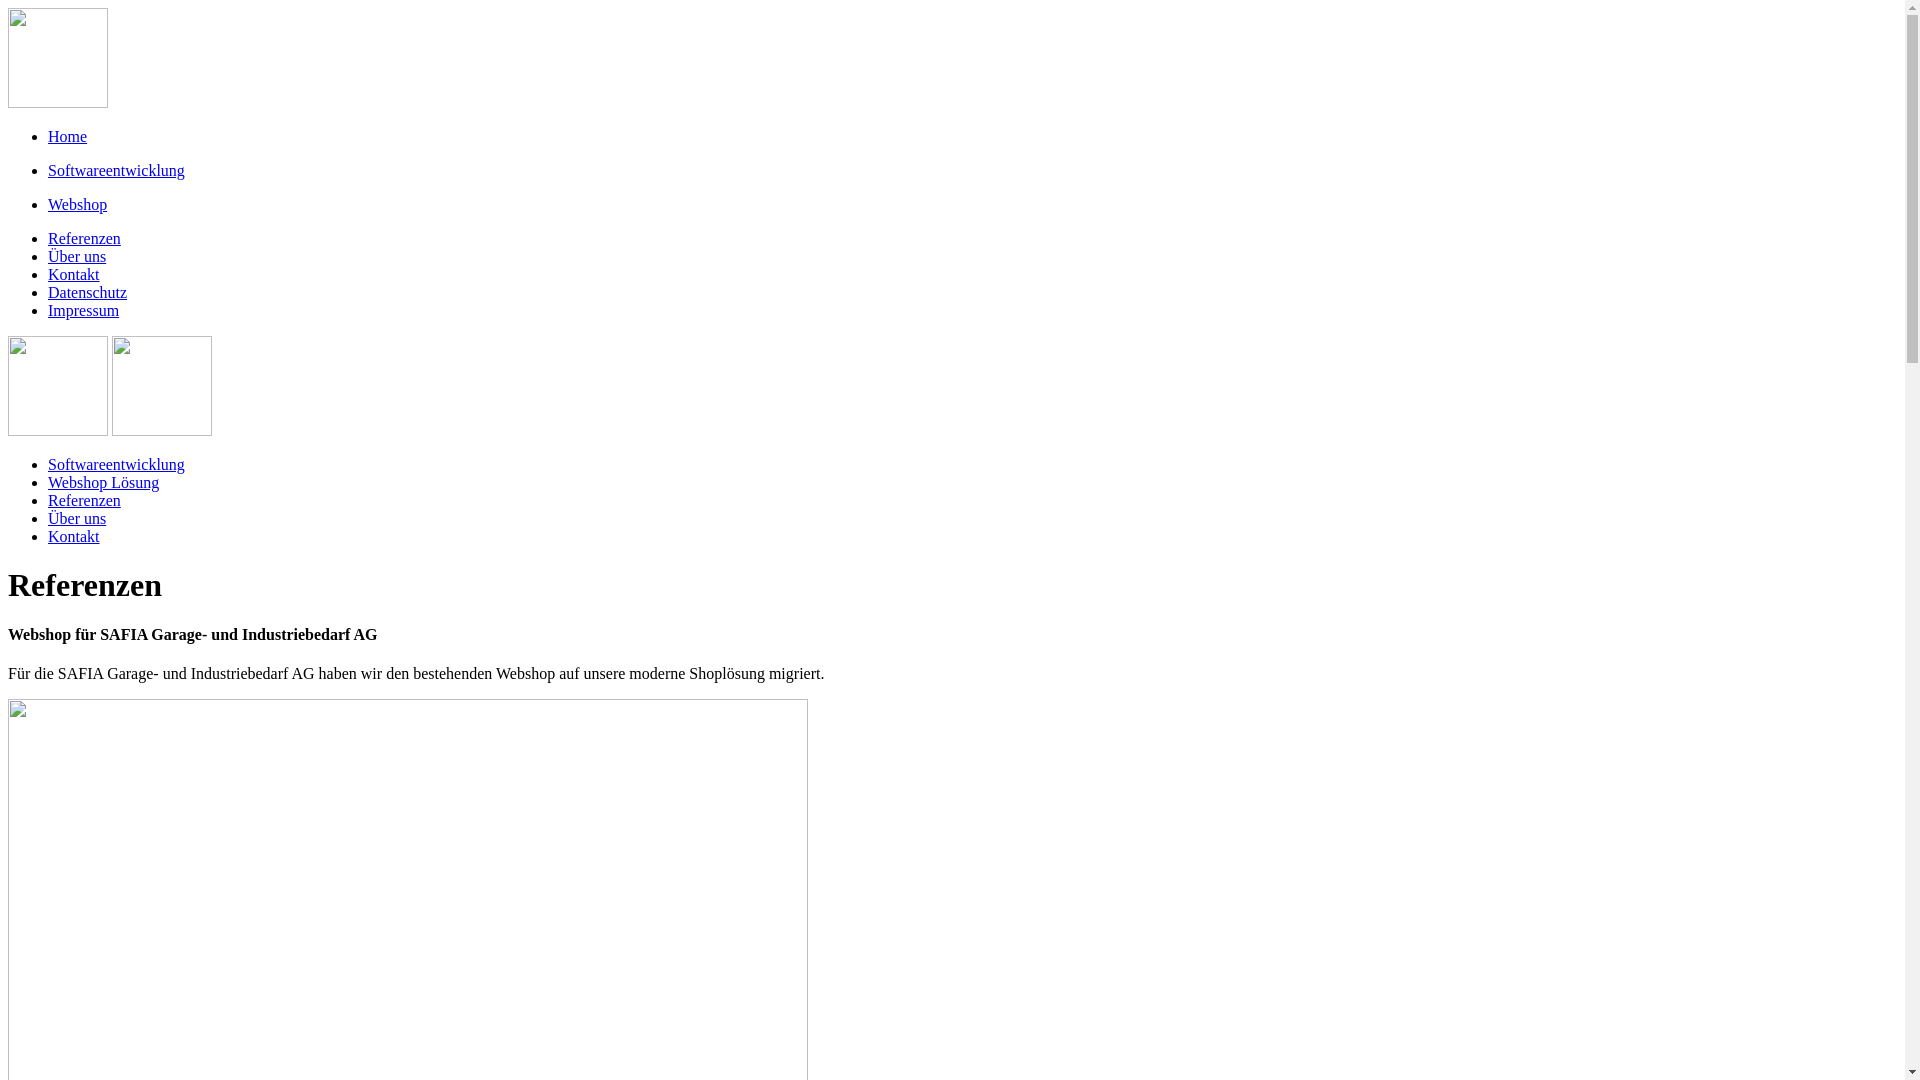 Image resolution: width=1920 pixels, height=1080 pixels. Describe the element at coordinates (82, 310) in the screenshot. I see `'Impressum'` at that location.